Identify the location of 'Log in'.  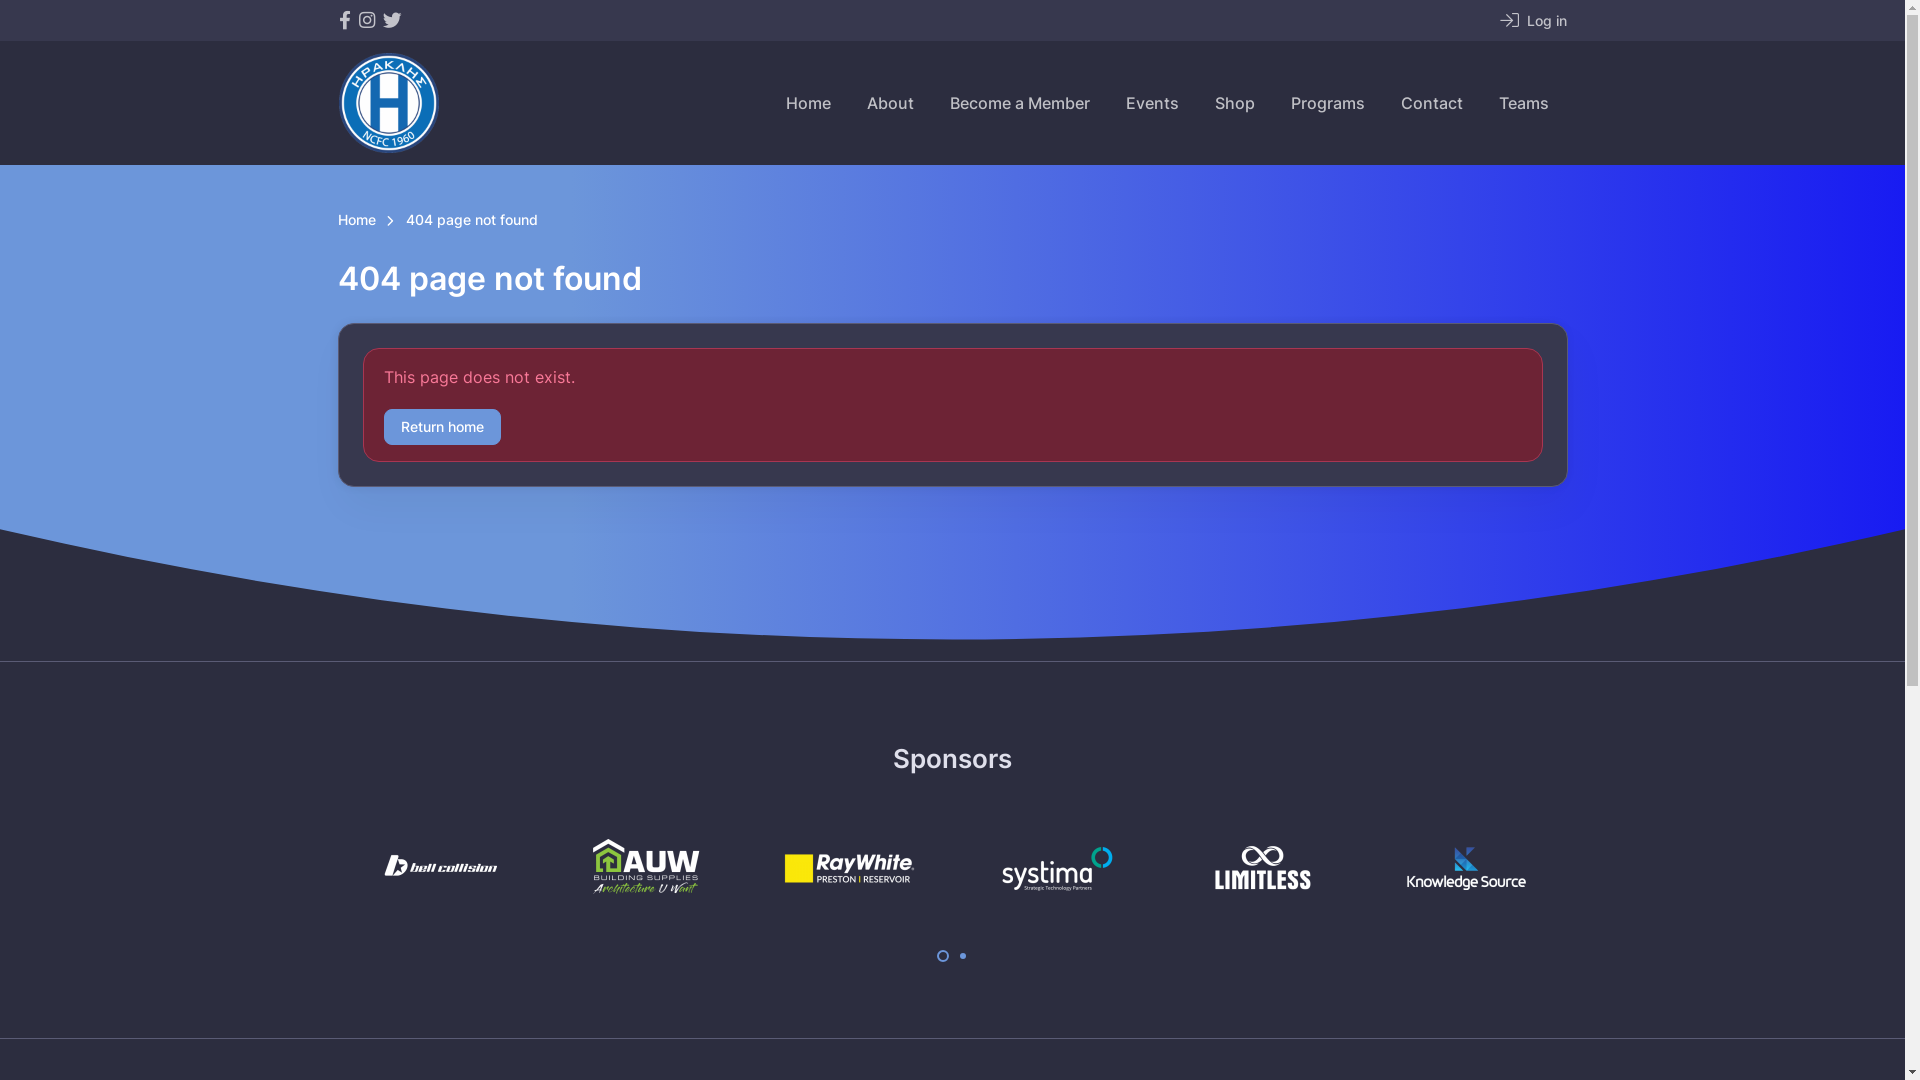
(1532, 20).